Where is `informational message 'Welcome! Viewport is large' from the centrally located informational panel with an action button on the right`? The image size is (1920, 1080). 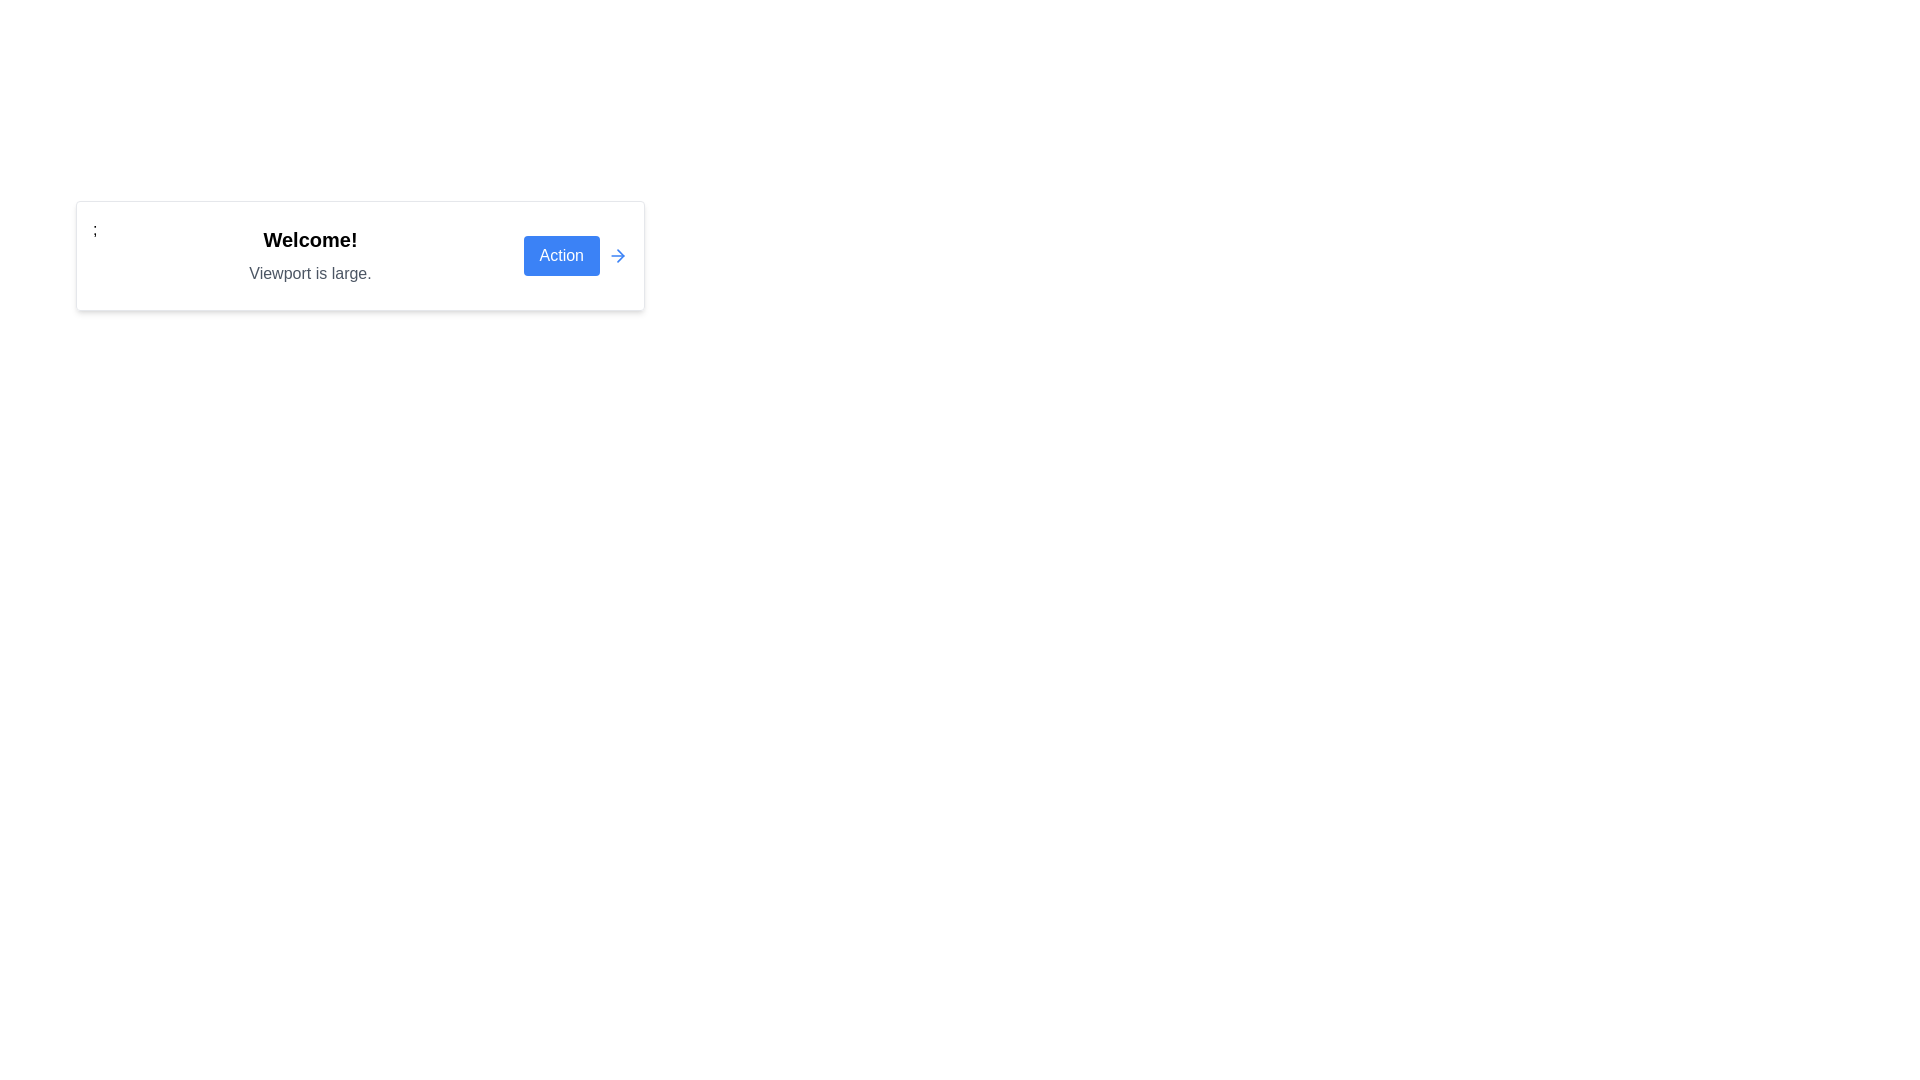 informational message 'Welcome! Viewport is large' from the centrally located informational panel with an action button on the right is located at coordinates (360, 254).